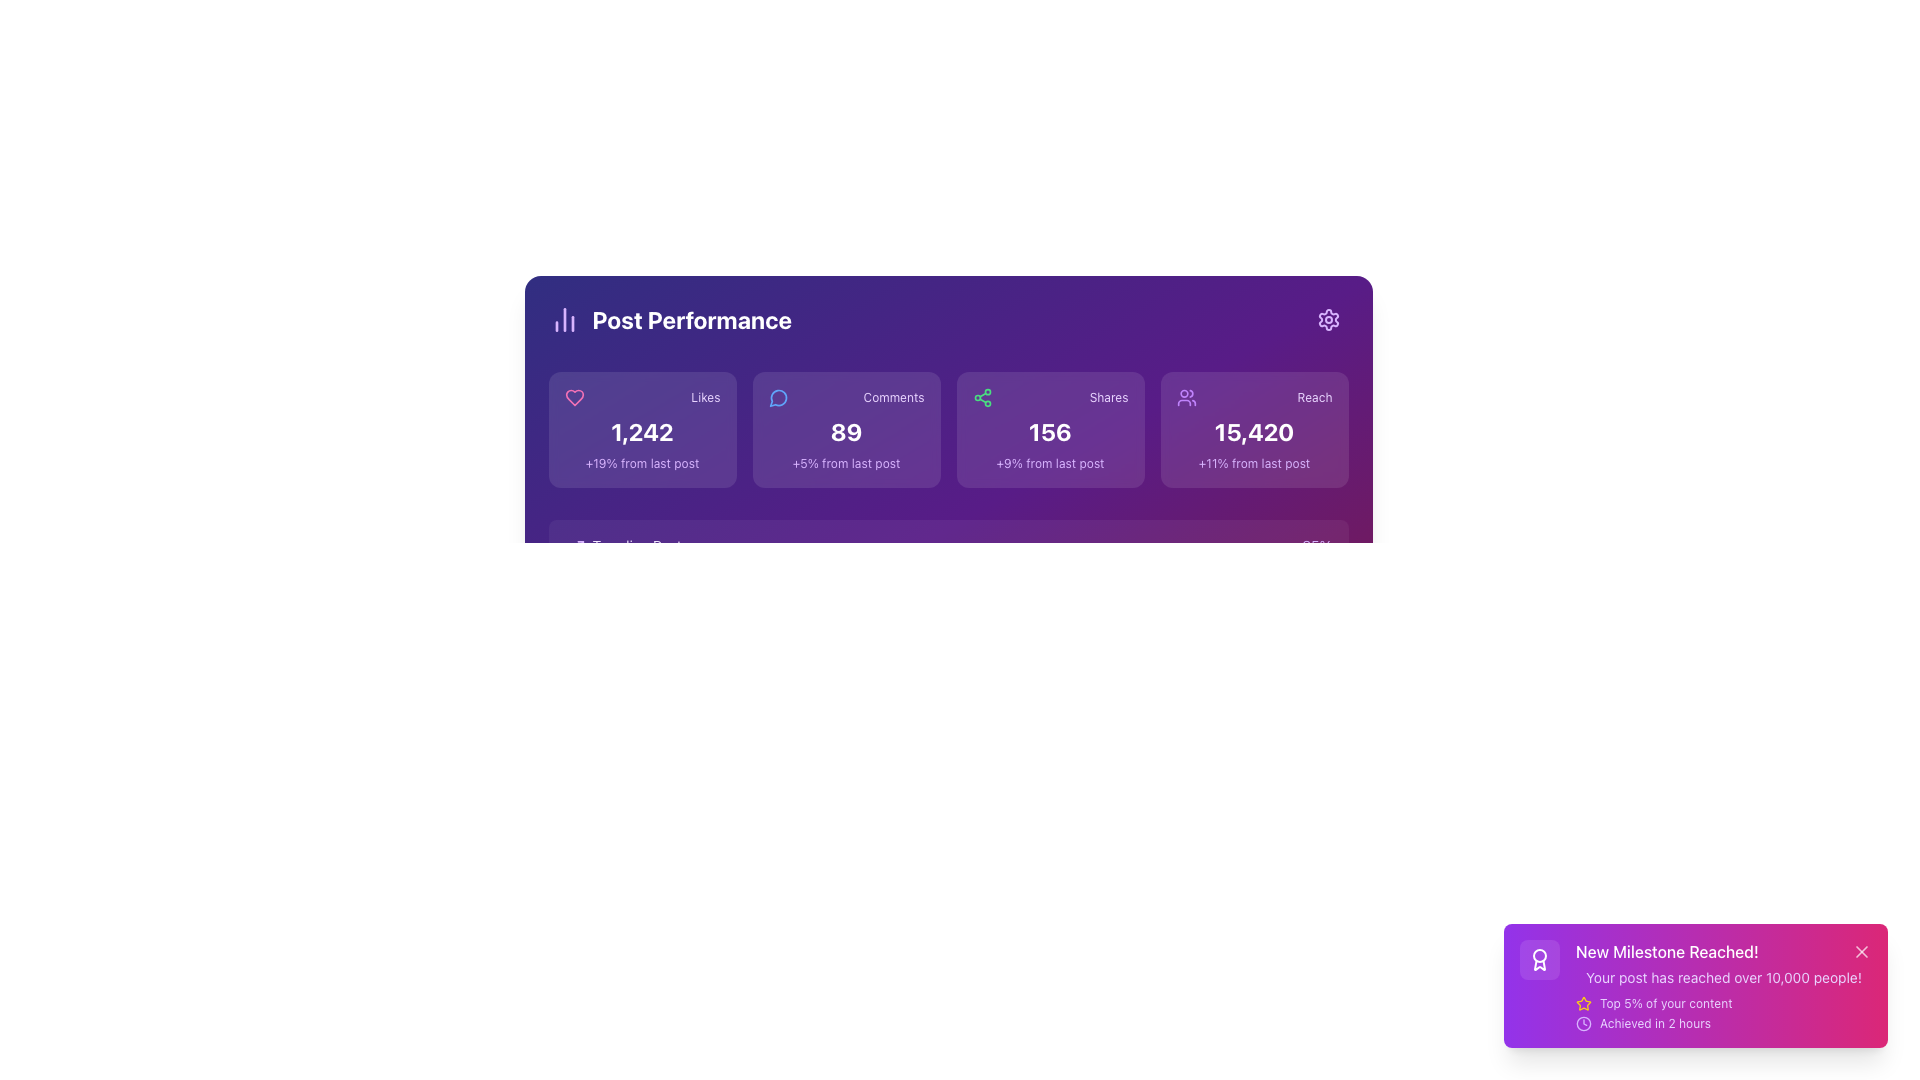  Describe the element at coordinates (642, 463) in the screenshot. I see `informational label indicating a 19% increase in likes compared to the previous post, located below the numeric value '1,242' in the 'Post Performance' panel` at that location.